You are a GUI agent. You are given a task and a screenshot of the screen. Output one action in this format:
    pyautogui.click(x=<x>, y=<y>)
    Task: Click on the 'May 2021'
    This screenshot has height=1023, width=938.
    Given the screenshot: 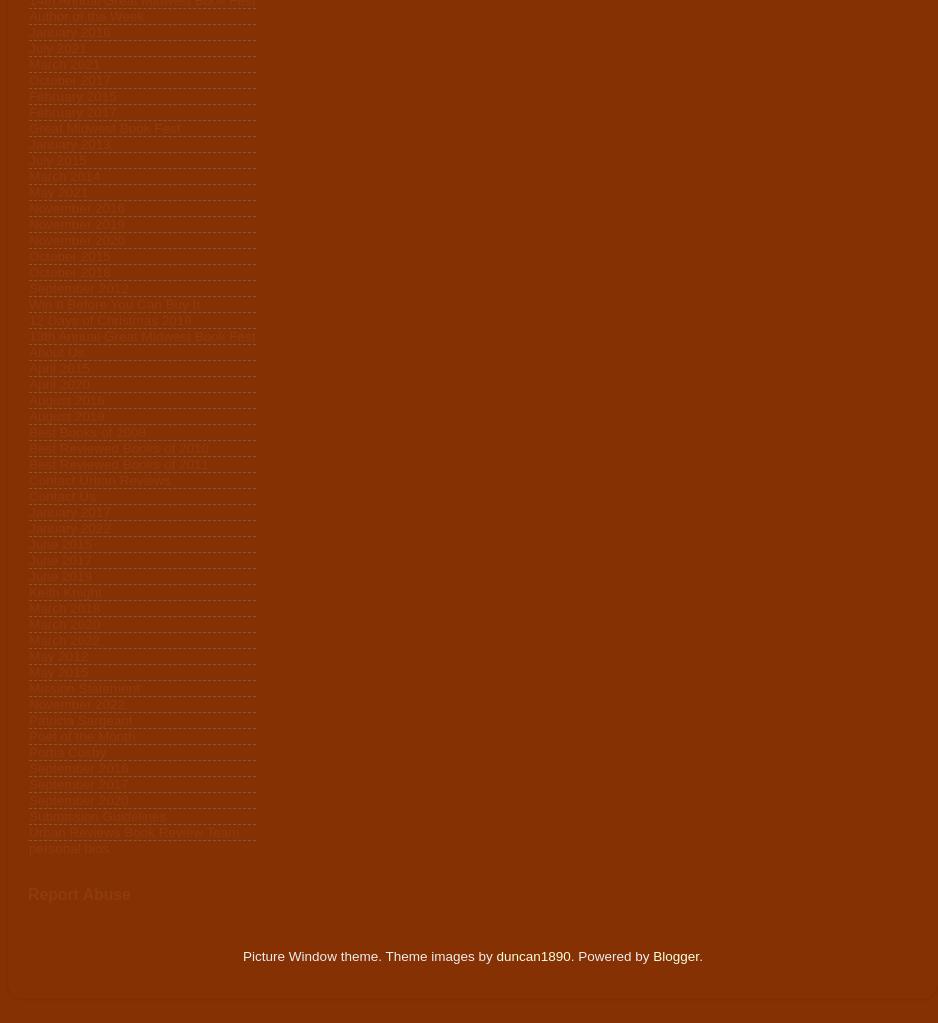 What is the action you would take?
    pyautogui.click(x=57, y=192)
    